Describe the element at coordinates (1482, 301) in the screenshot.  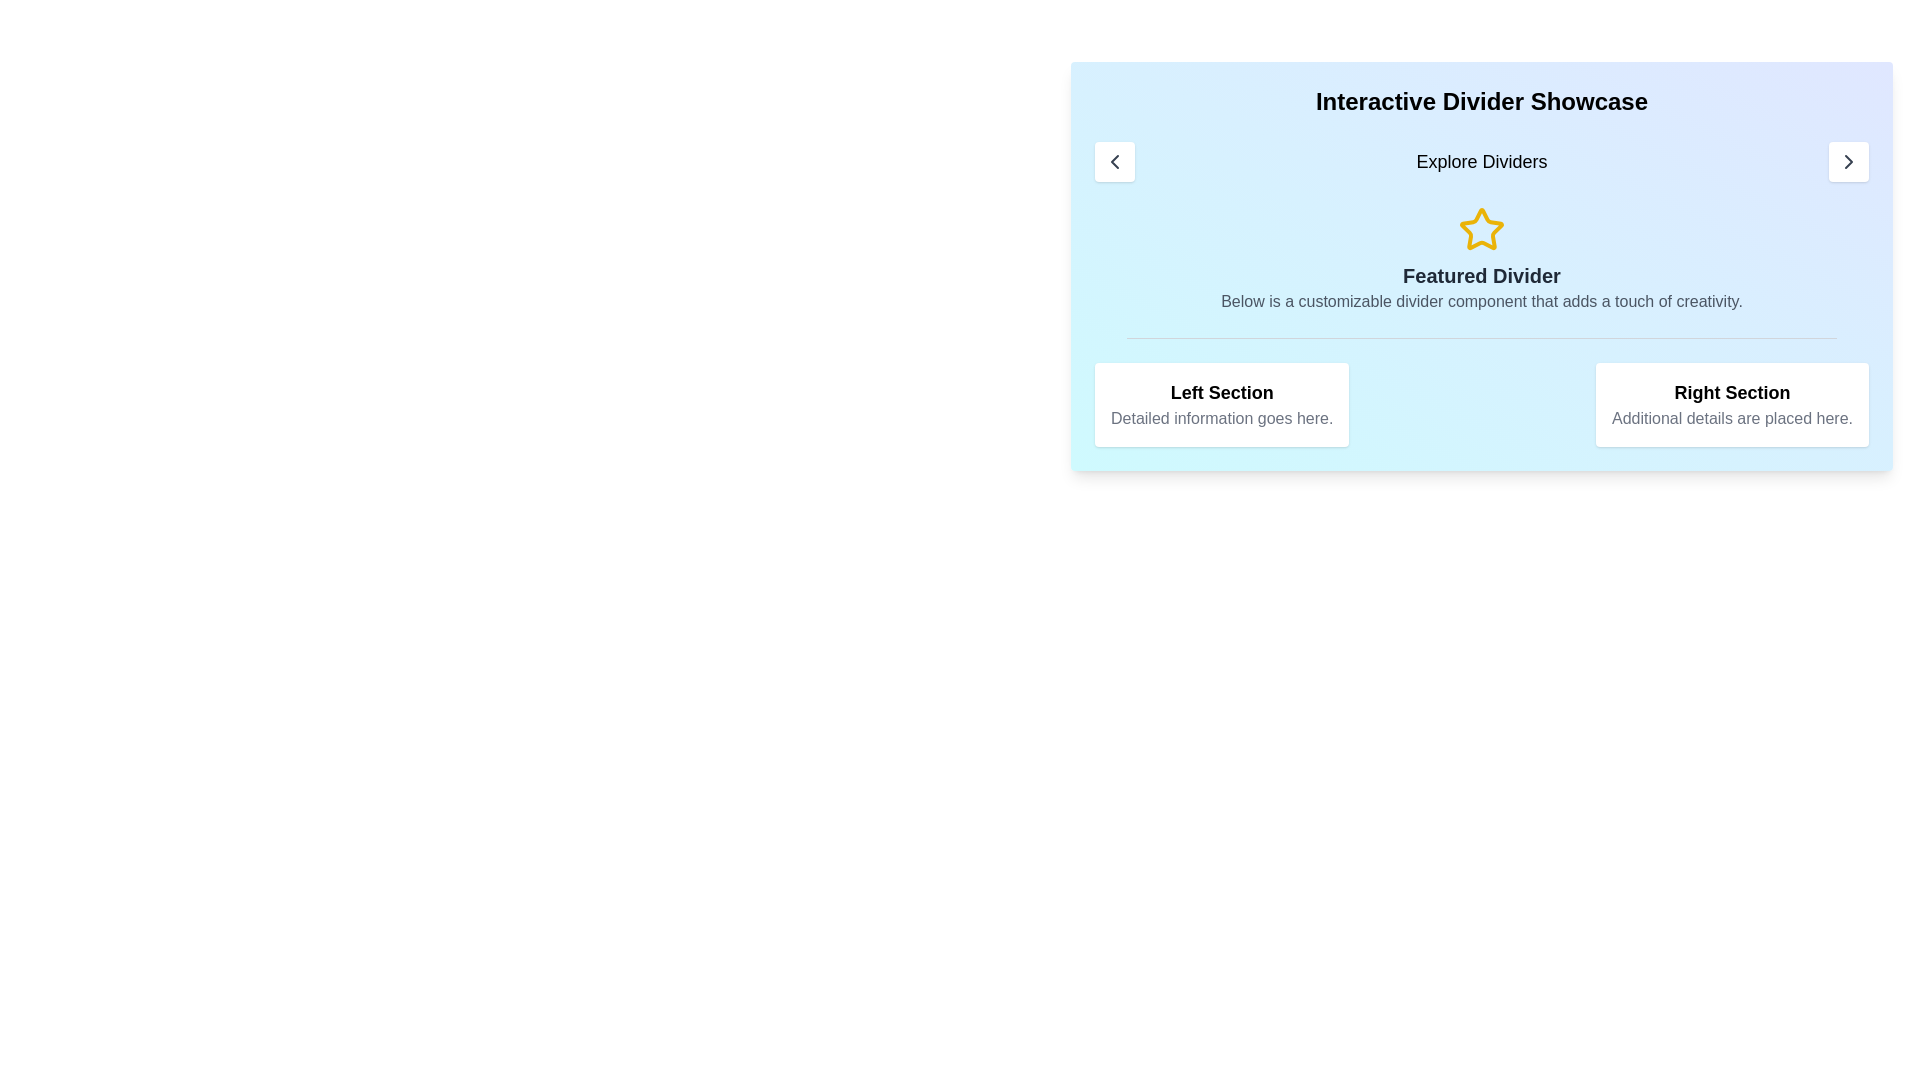
I see `the descriptive gray text that reads 'Below is a customizable divider component that adds a touch of creativity.' It is positioned below the heading 'Featured Divider' and above a horizontal divider` at that location.